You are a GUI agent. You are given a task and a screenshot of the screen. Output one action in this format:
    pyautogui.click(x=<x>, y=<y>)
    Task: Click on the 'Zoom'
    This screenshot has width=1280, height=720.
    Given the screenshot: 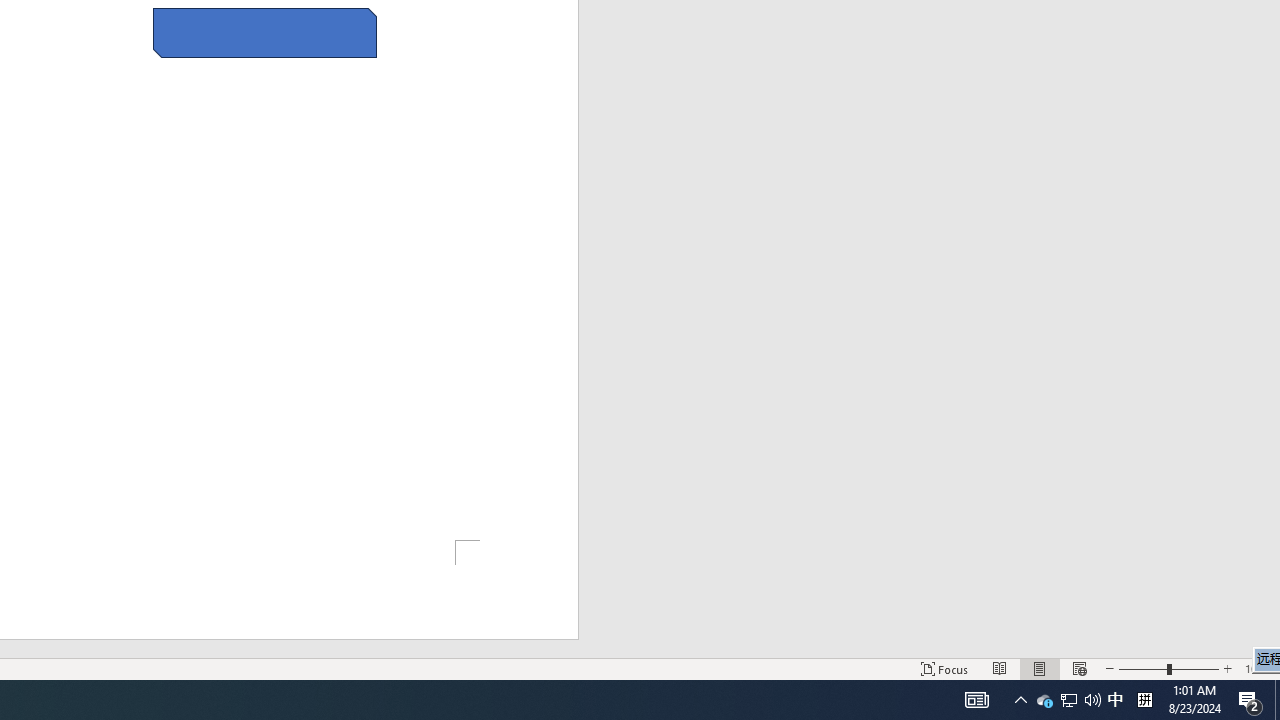 What is the action you would take?
    pyautogui.click(x=1168, y=669)
    